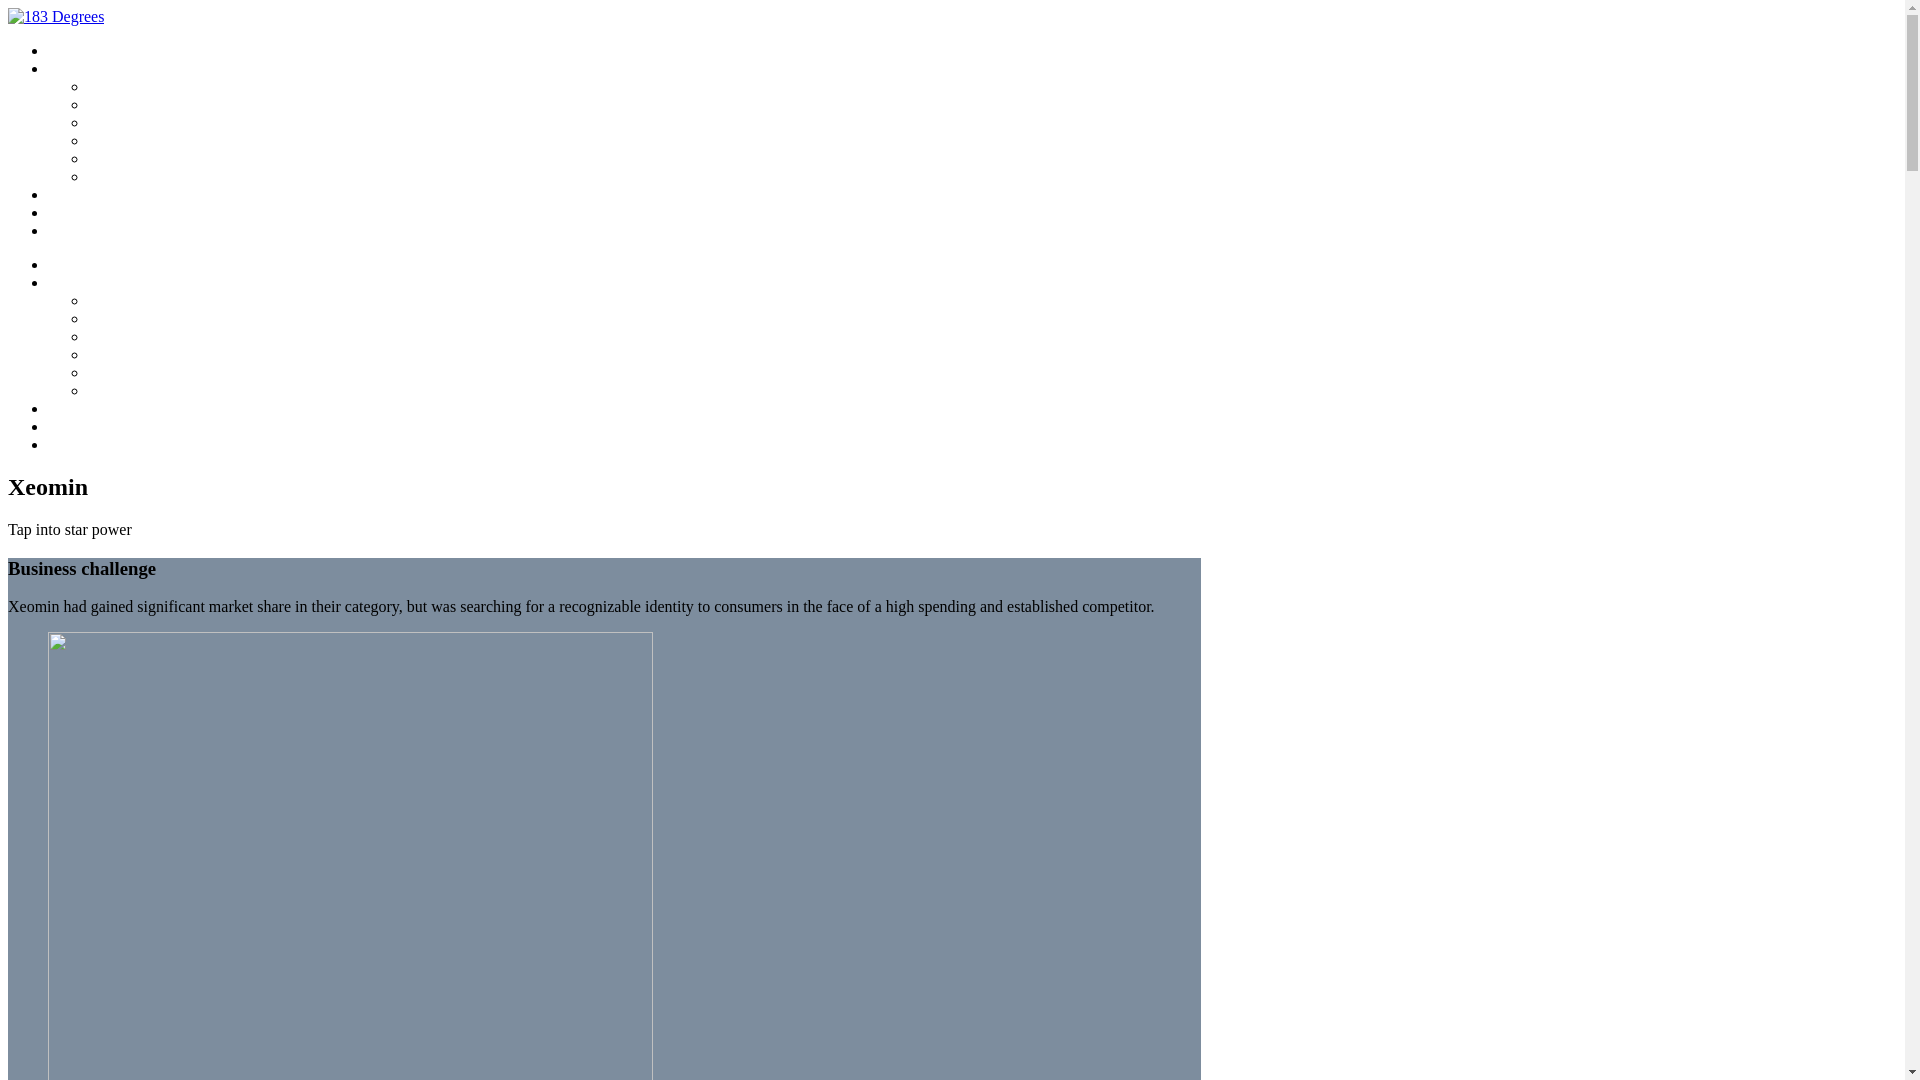  Describe the element at coordinates (113, 373) in the screenshot. I see `'Radiesse'` at that location.